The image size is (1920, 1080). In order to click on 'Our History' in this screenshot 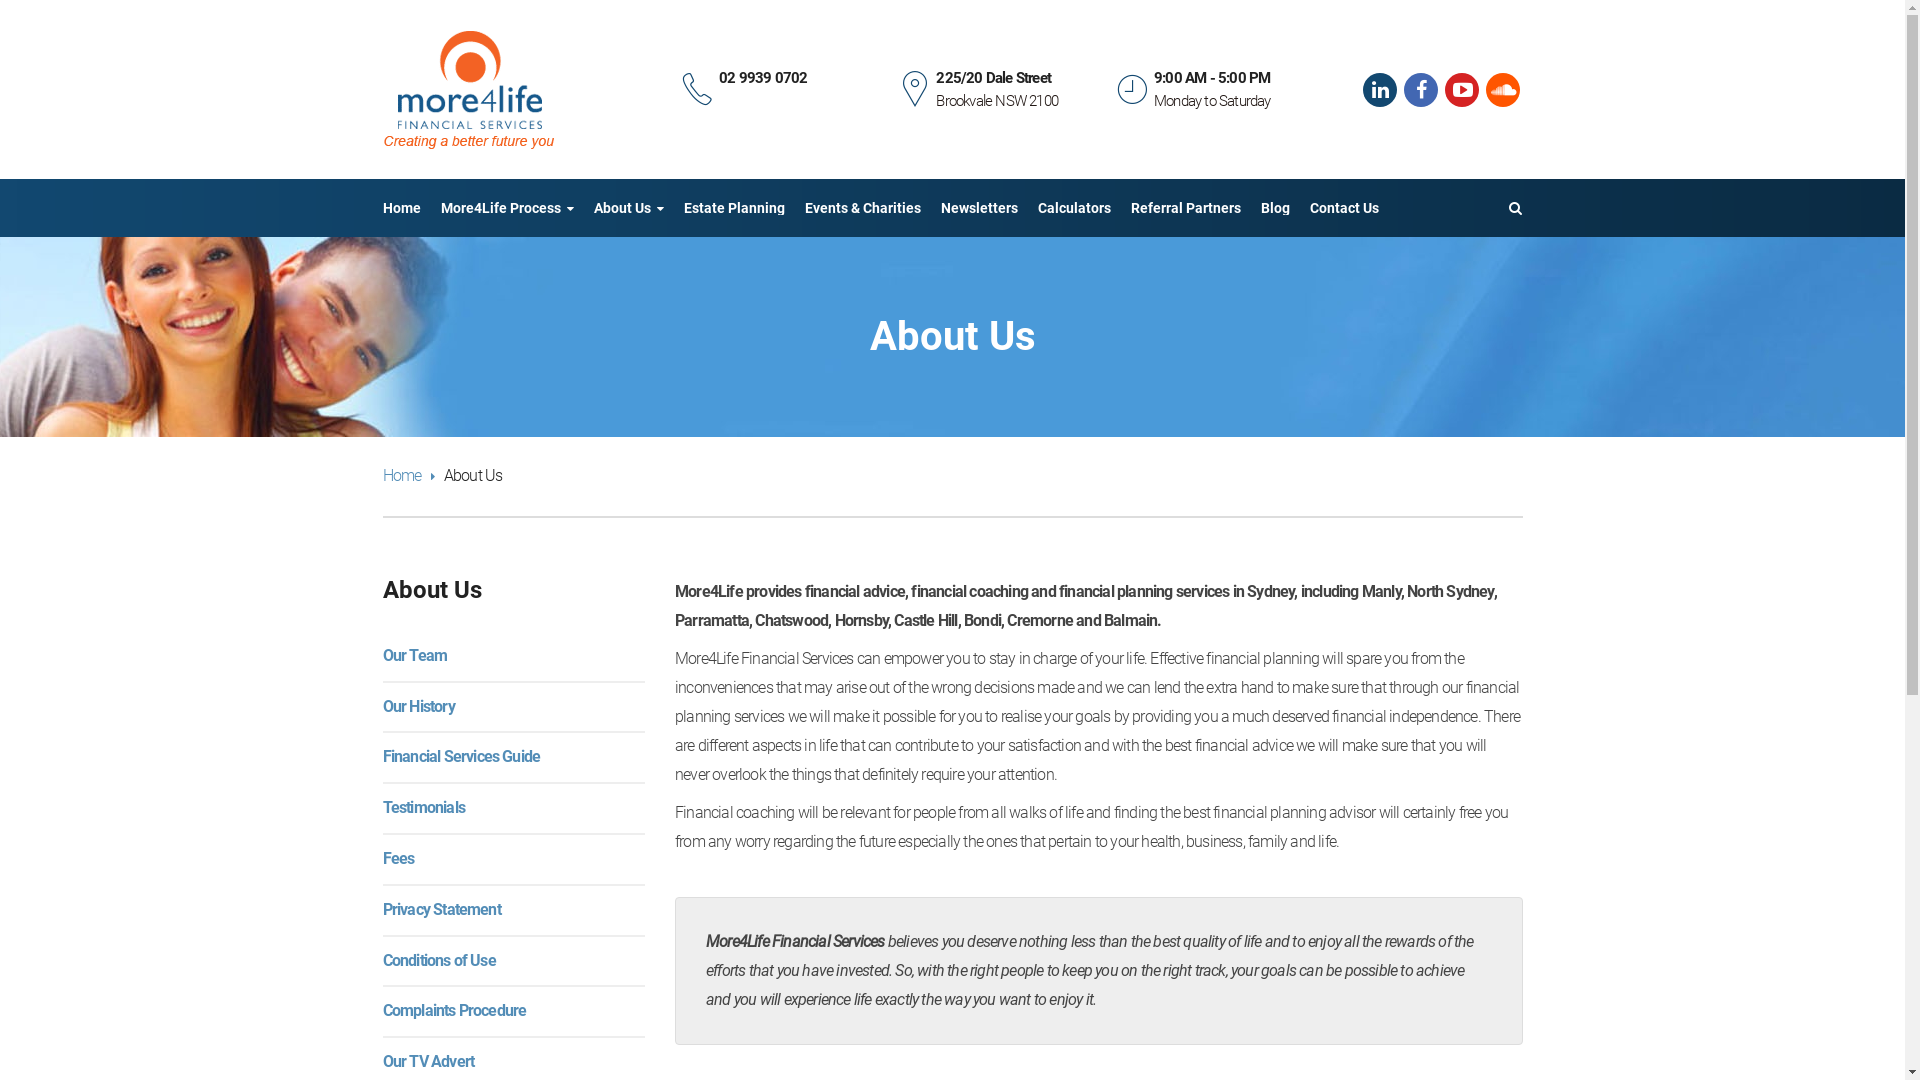, I will do `click(416, 705)`.